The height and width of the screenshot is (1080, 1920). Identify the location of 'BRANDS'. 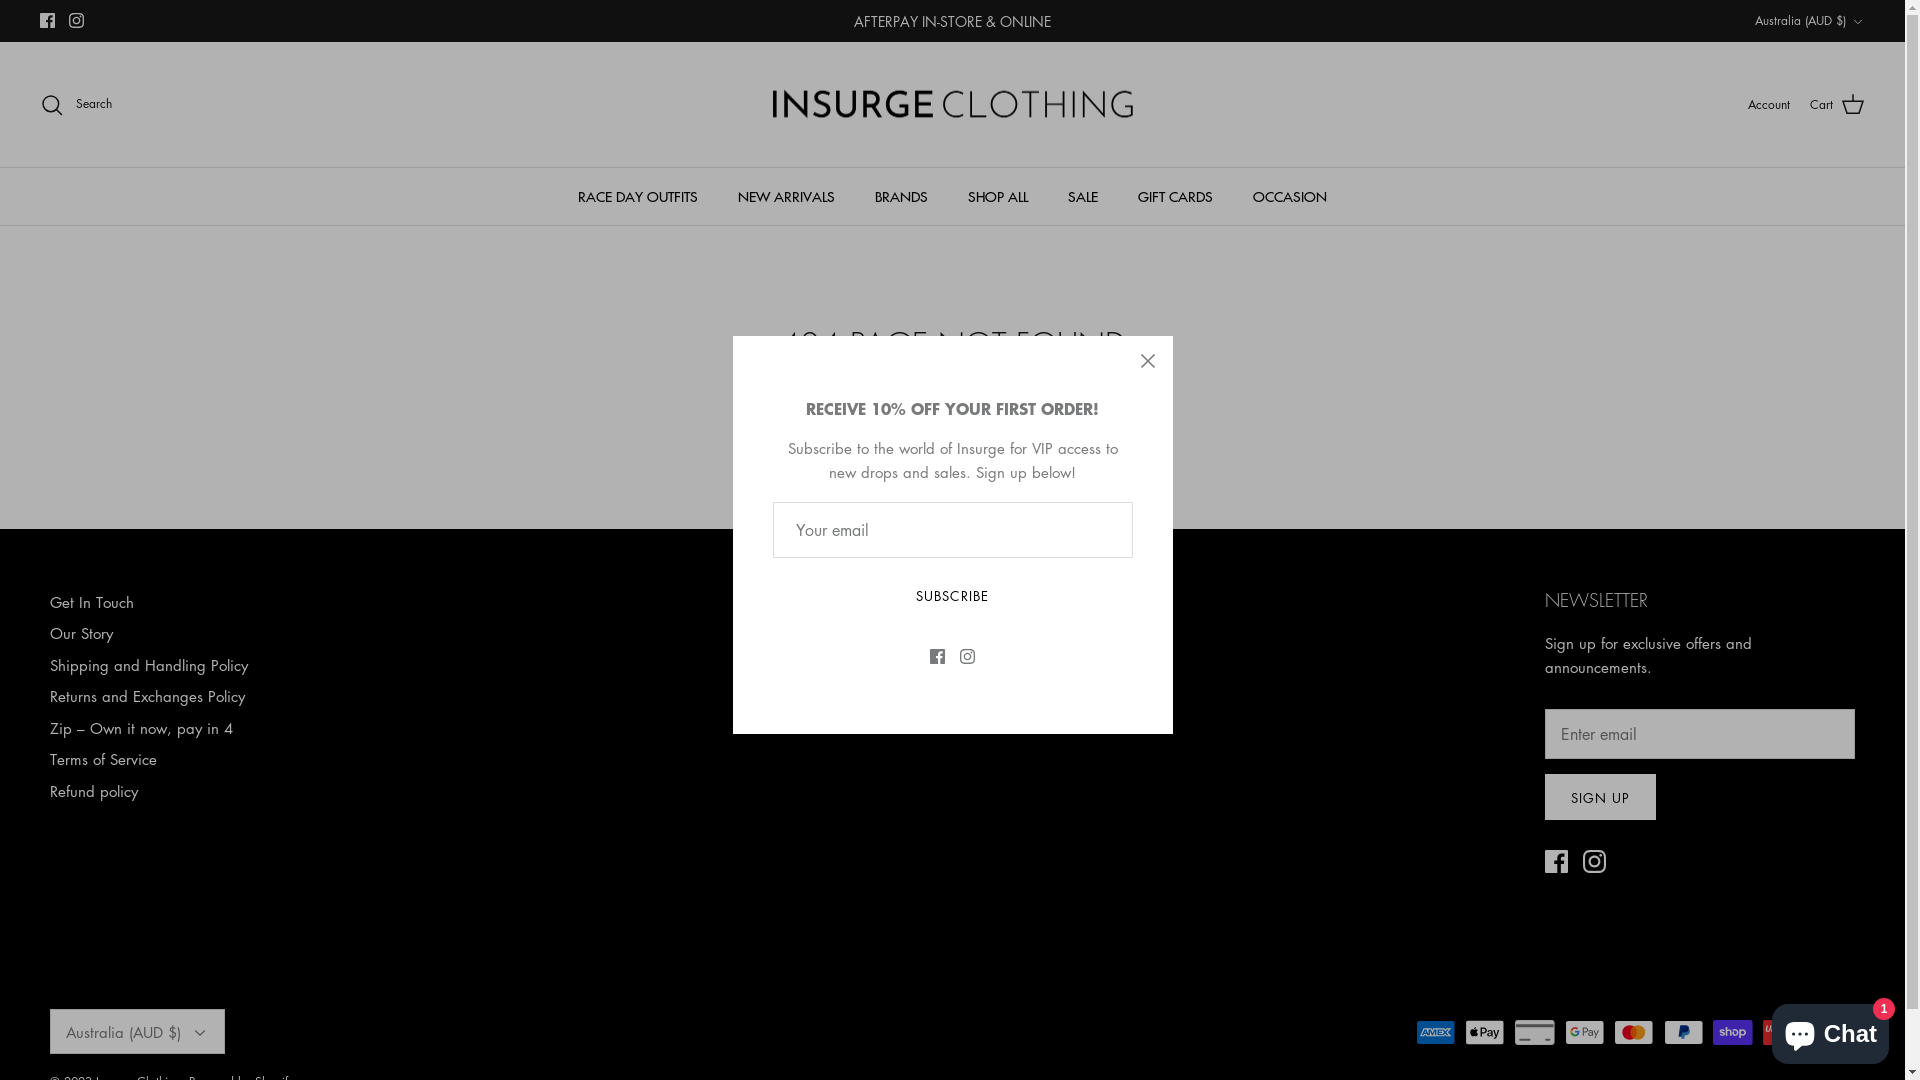
(900, 196).